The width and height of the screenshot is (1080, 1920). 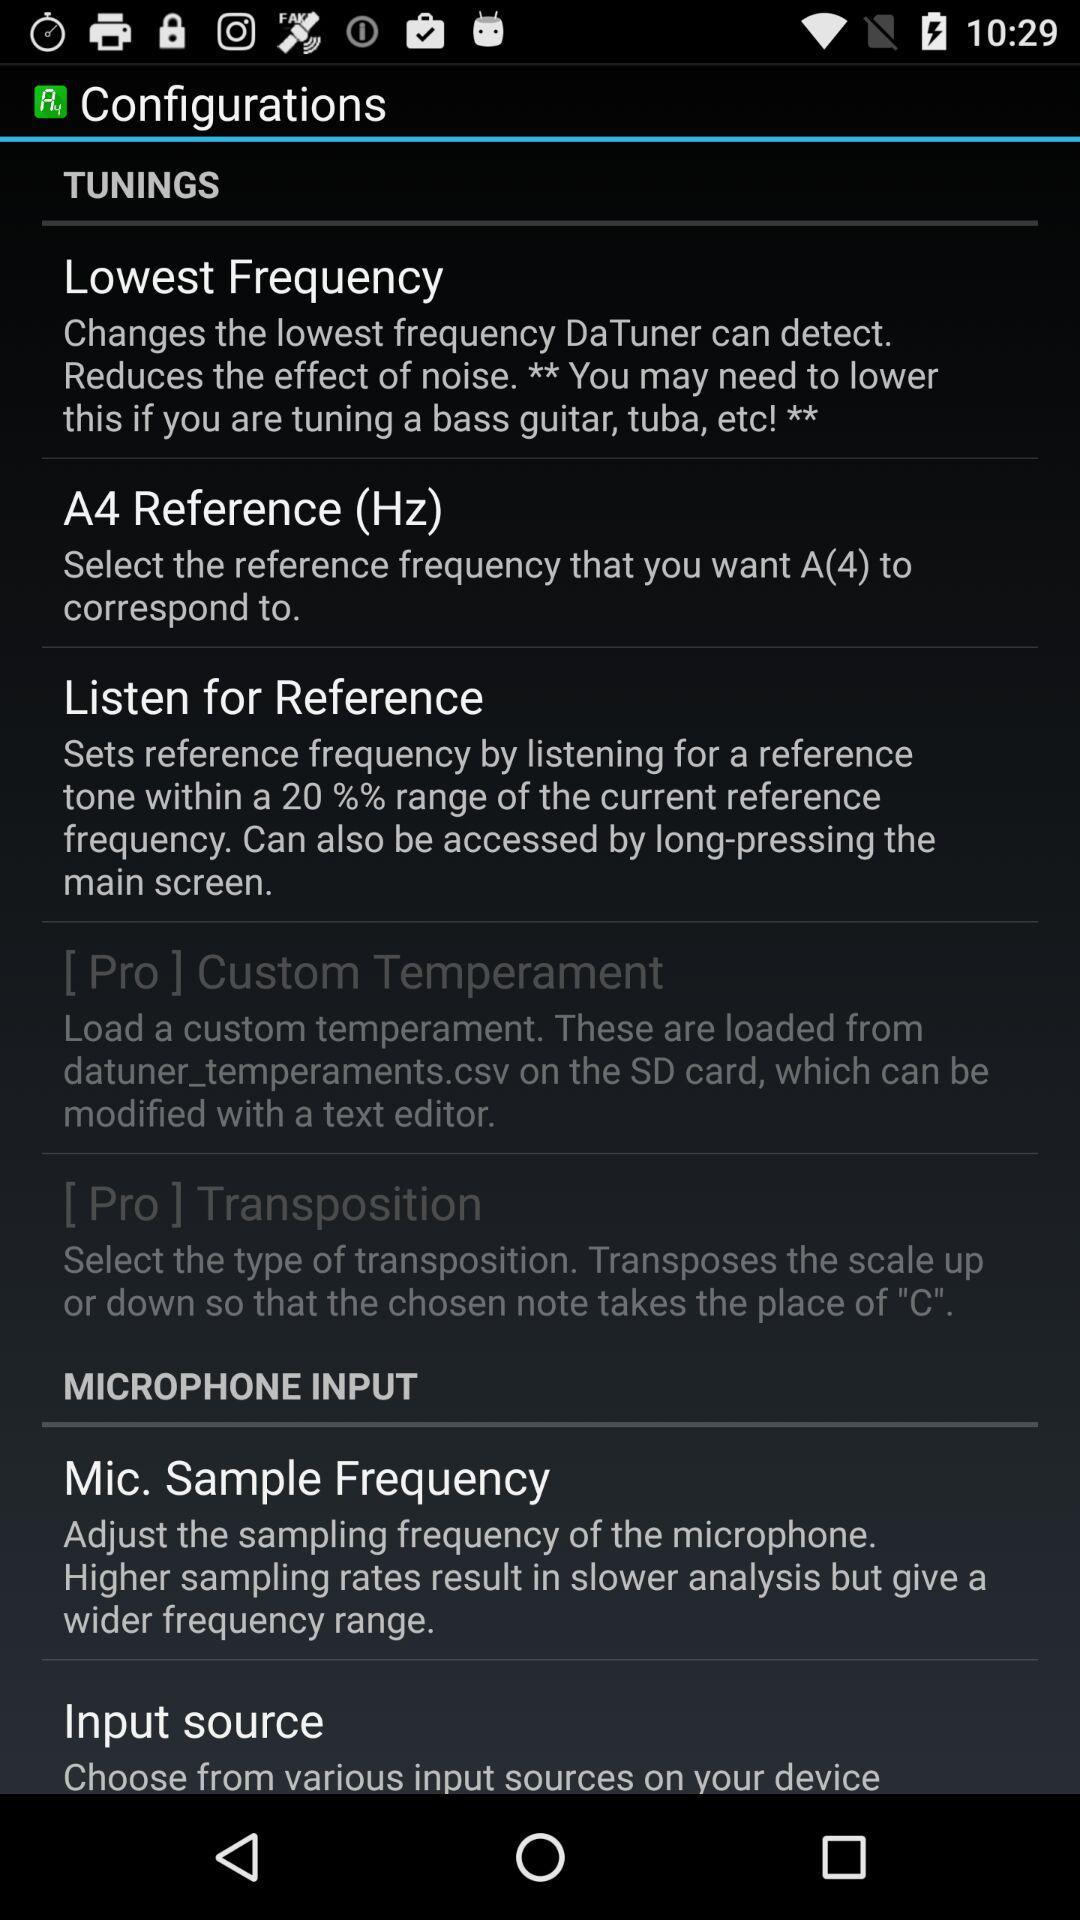 I want to click on the load a custom item, so click(x=525, y=1068).